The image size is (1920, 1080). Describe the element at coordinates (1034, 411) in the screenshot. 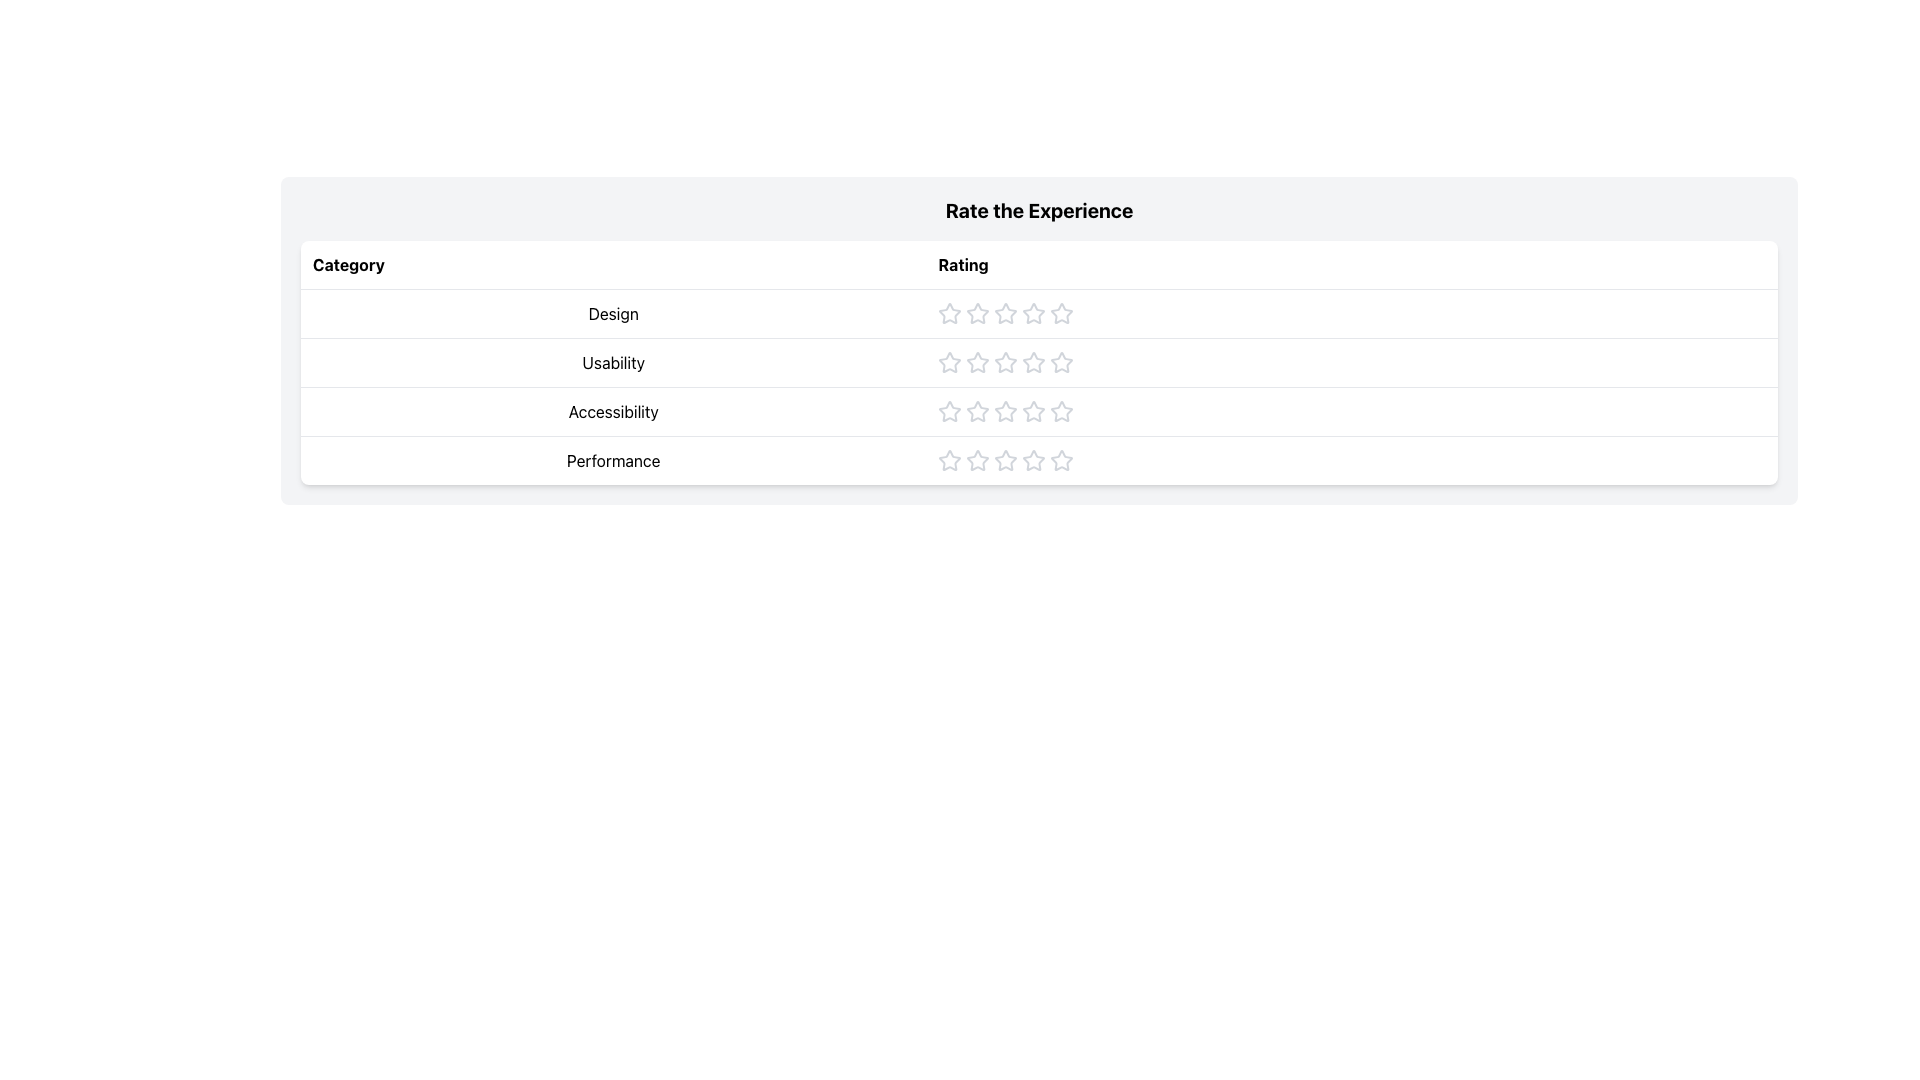

I see `the sixth light gray star-shaped icon in the 'Accessibility' row under the 'Rating' column to rate it` at that location.